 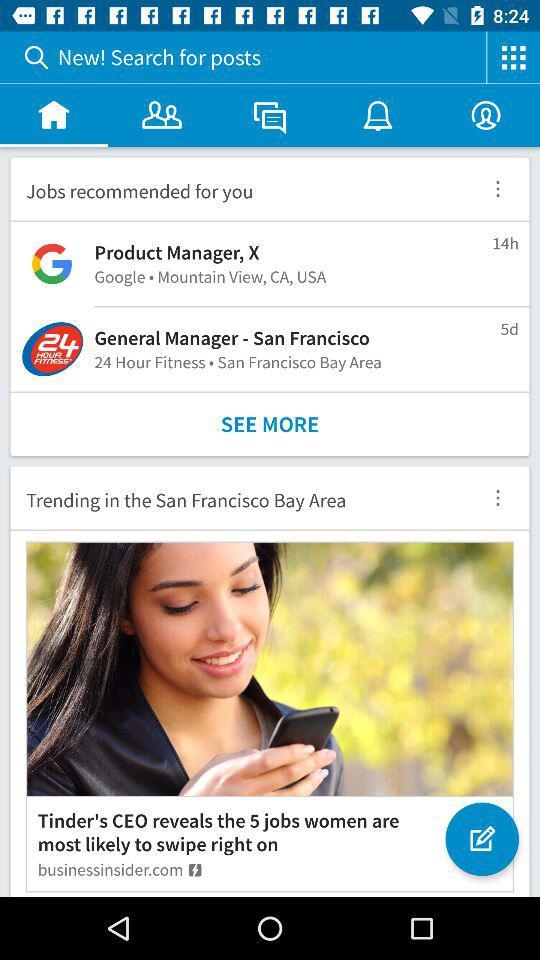 What do you see at coordinates (238, 496) in the screenshot?
I see `icon below the see more icon` at bounding box center [238, 496].